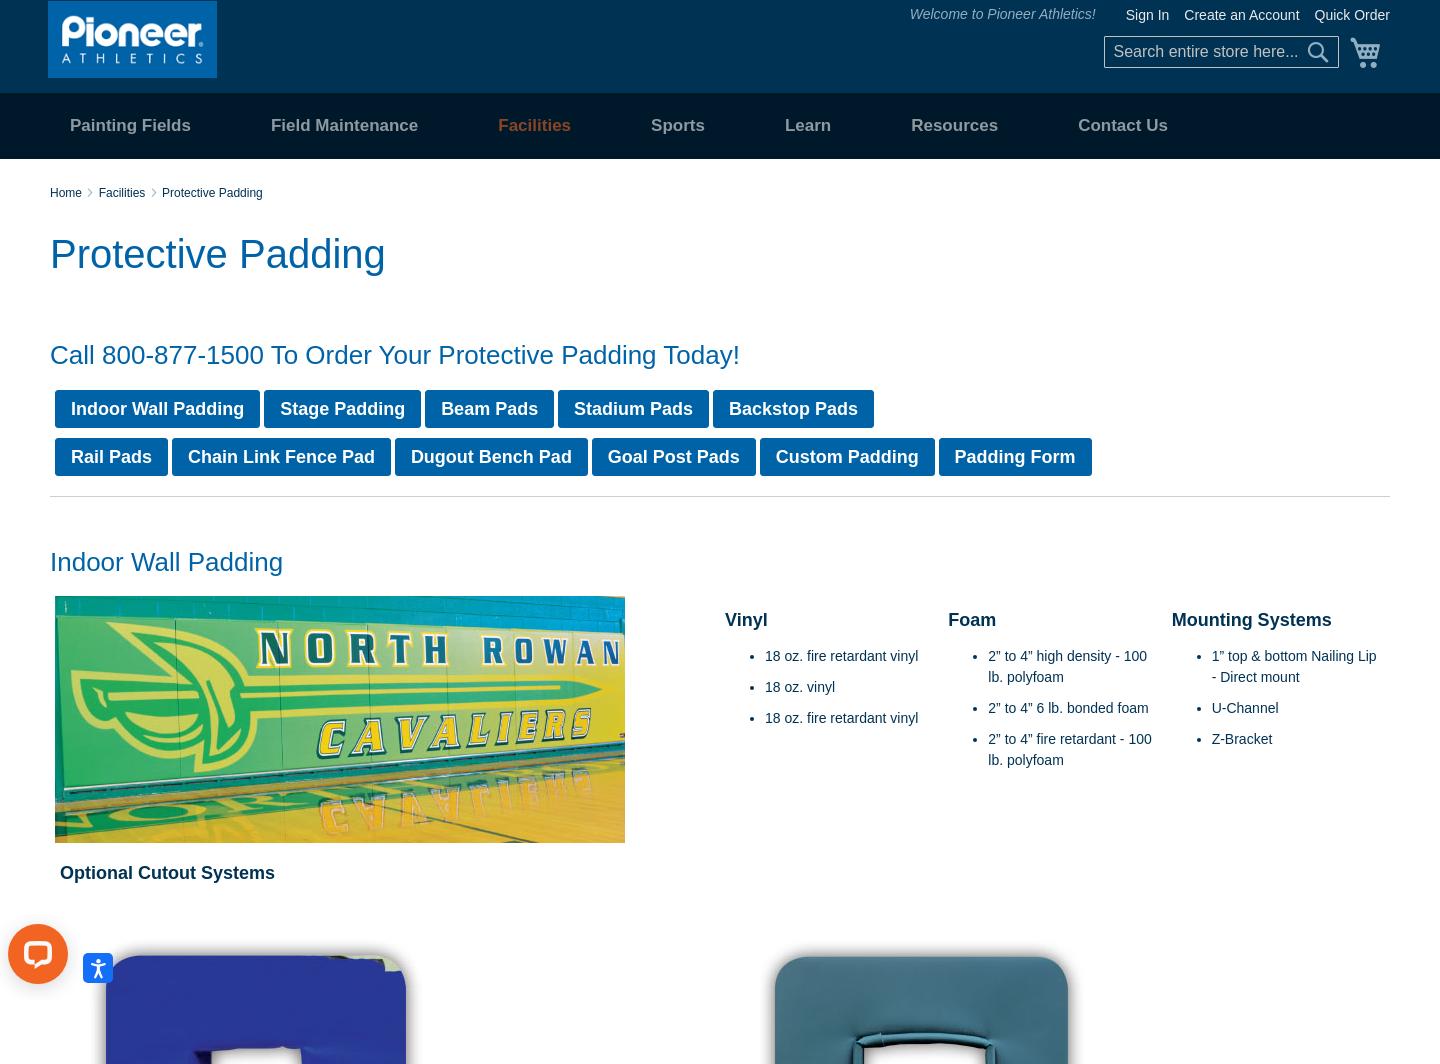 The image size is (1440, 1064). I want to click on 'Painting Fields', so click(129, 125).